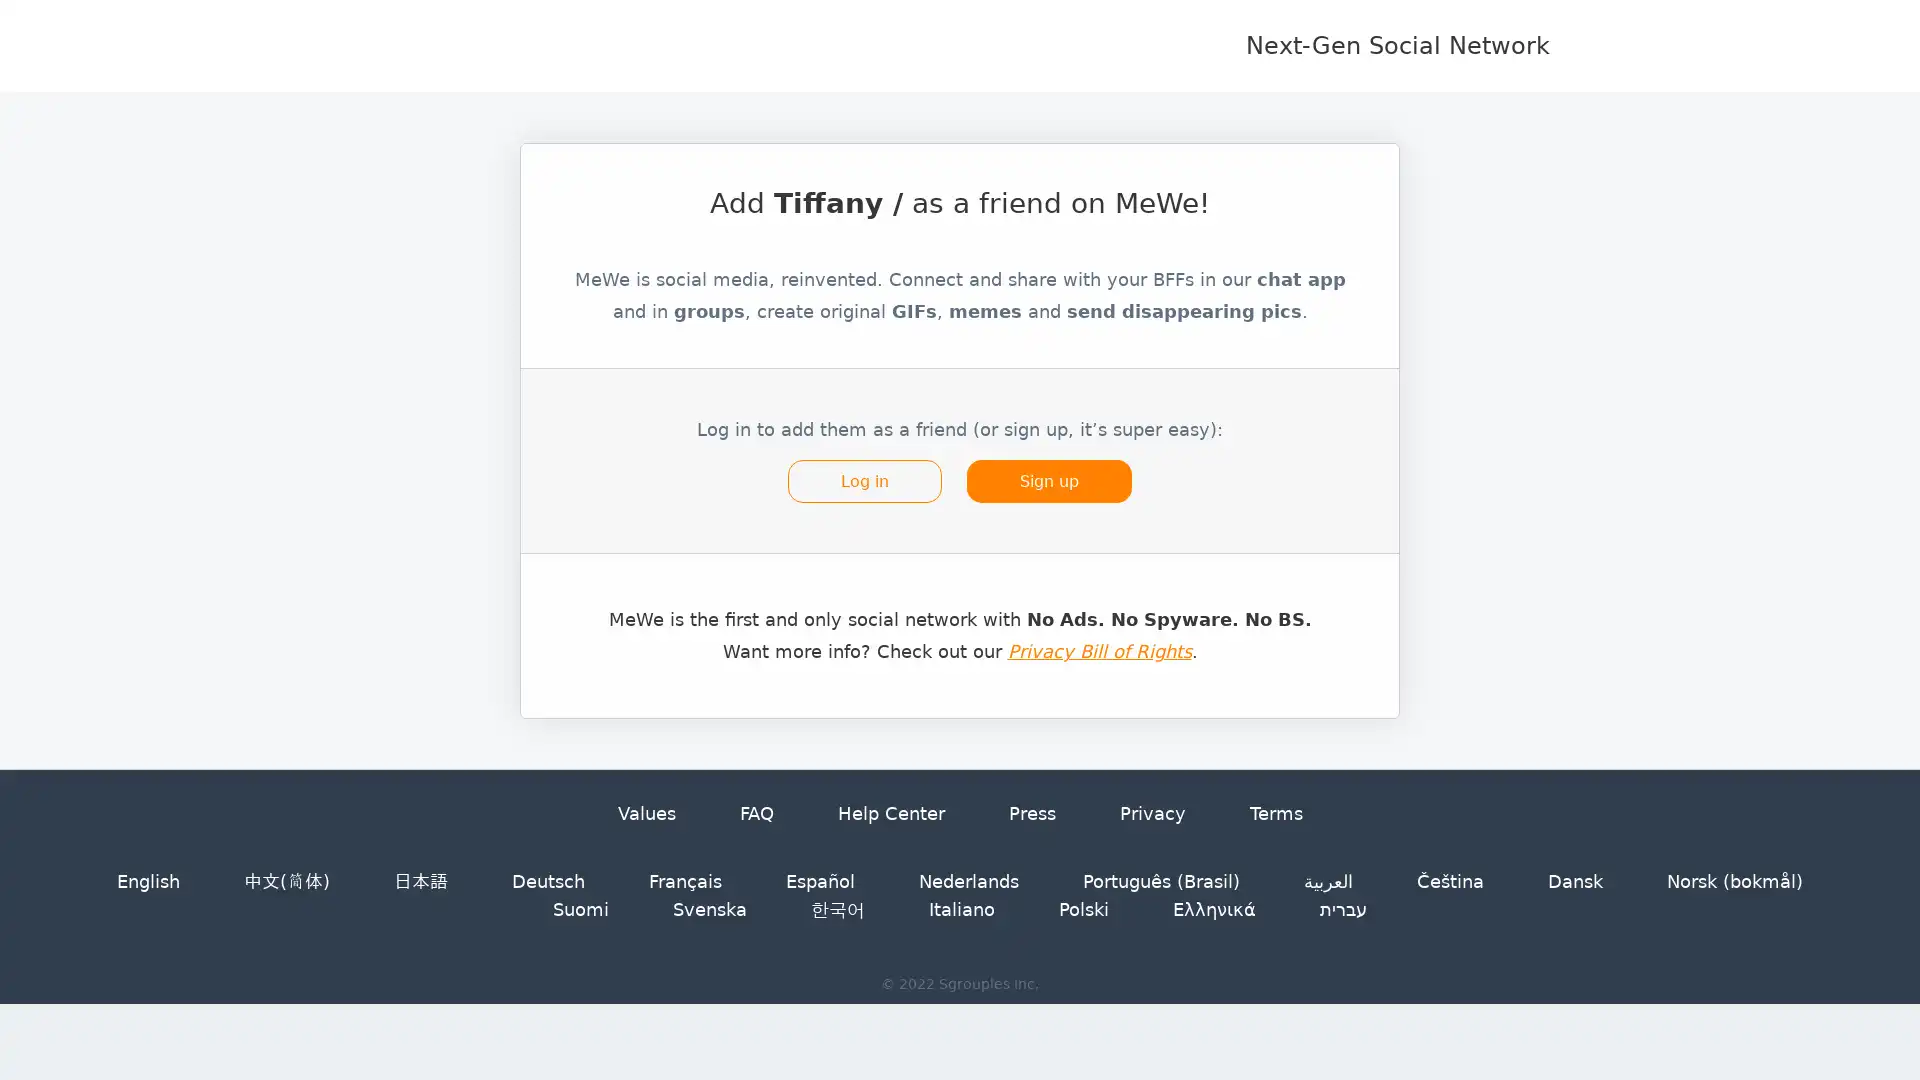  Describe the element at coordinates (1045, 494) in the screenshot. I see `Sign up` at that location.